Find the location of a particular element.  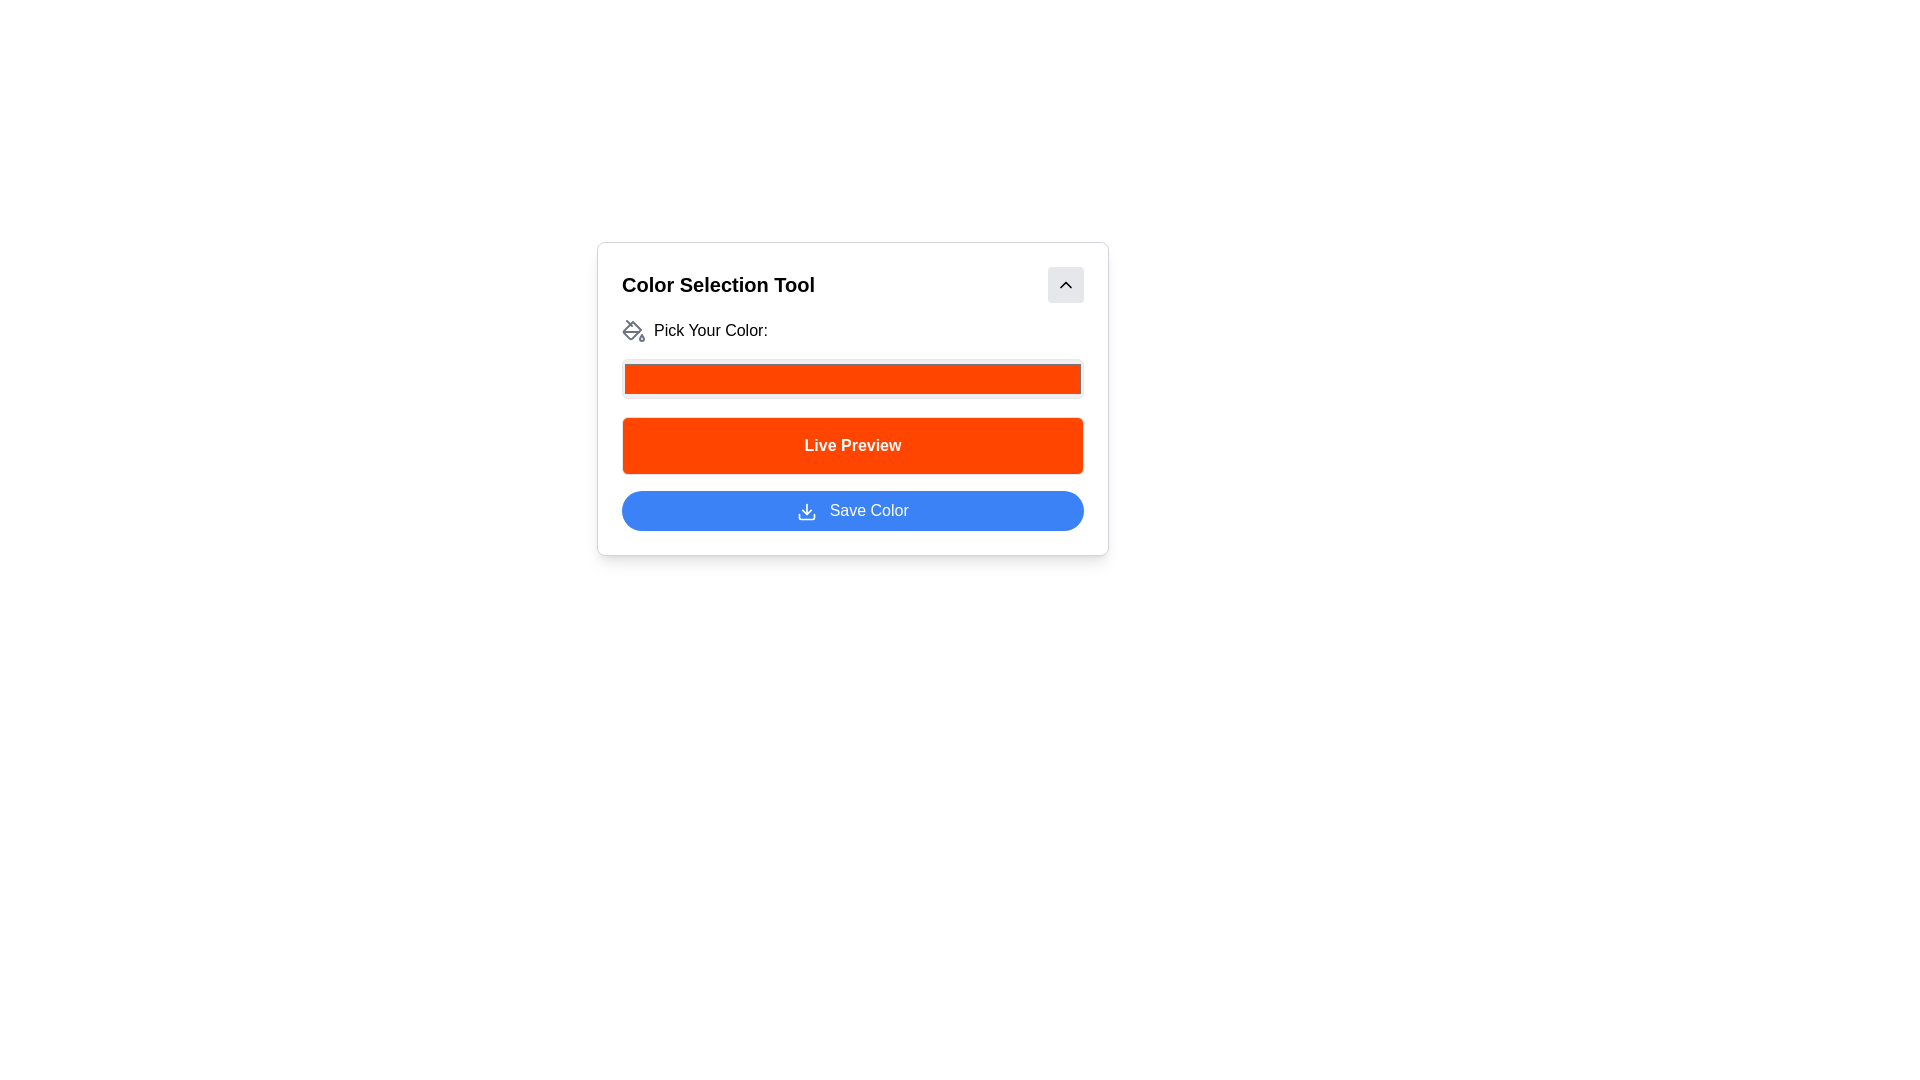

the 'Save Color' button located at the bottom of the color selection tool interface is located at coordinates (853, 509).